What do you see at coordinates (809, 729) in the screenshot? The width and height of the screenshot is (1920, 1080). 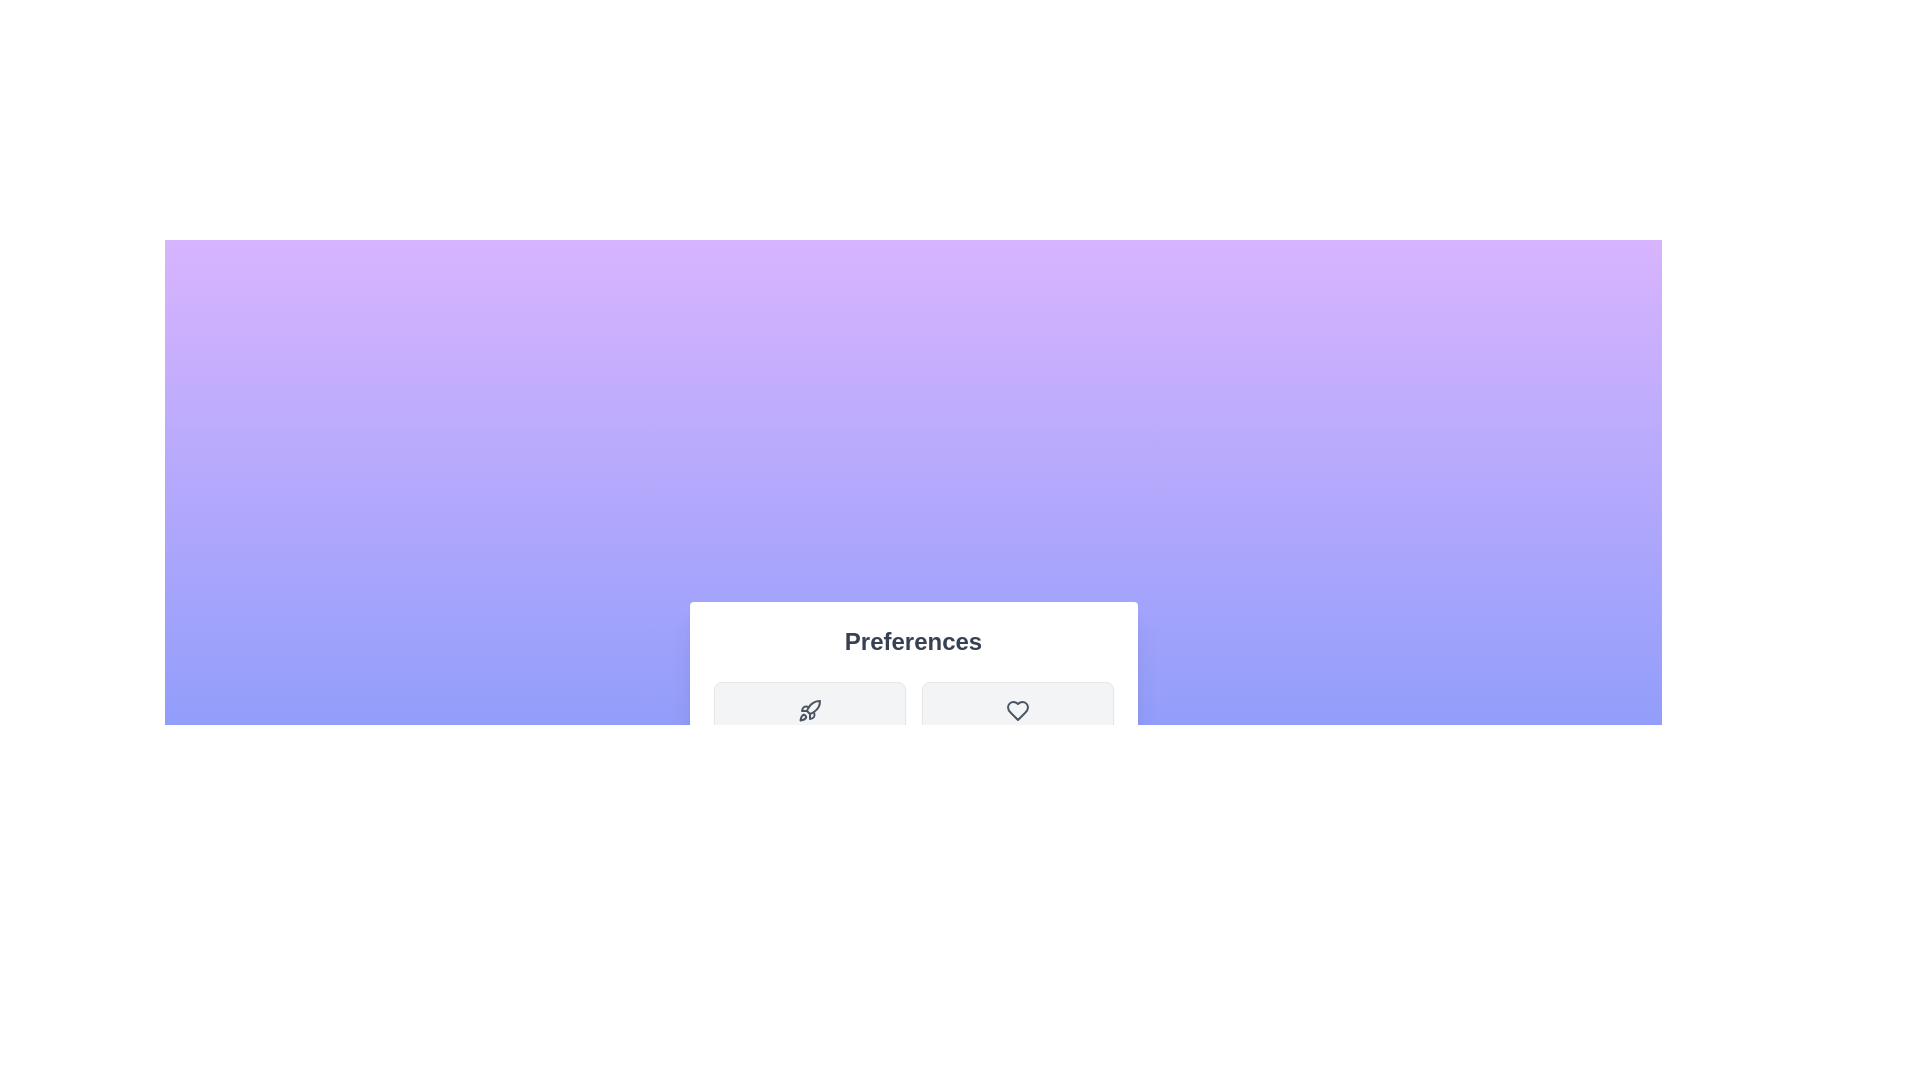 I see `the preference Adventure by clicking its corresponding button` at bounding box center [809, 729].